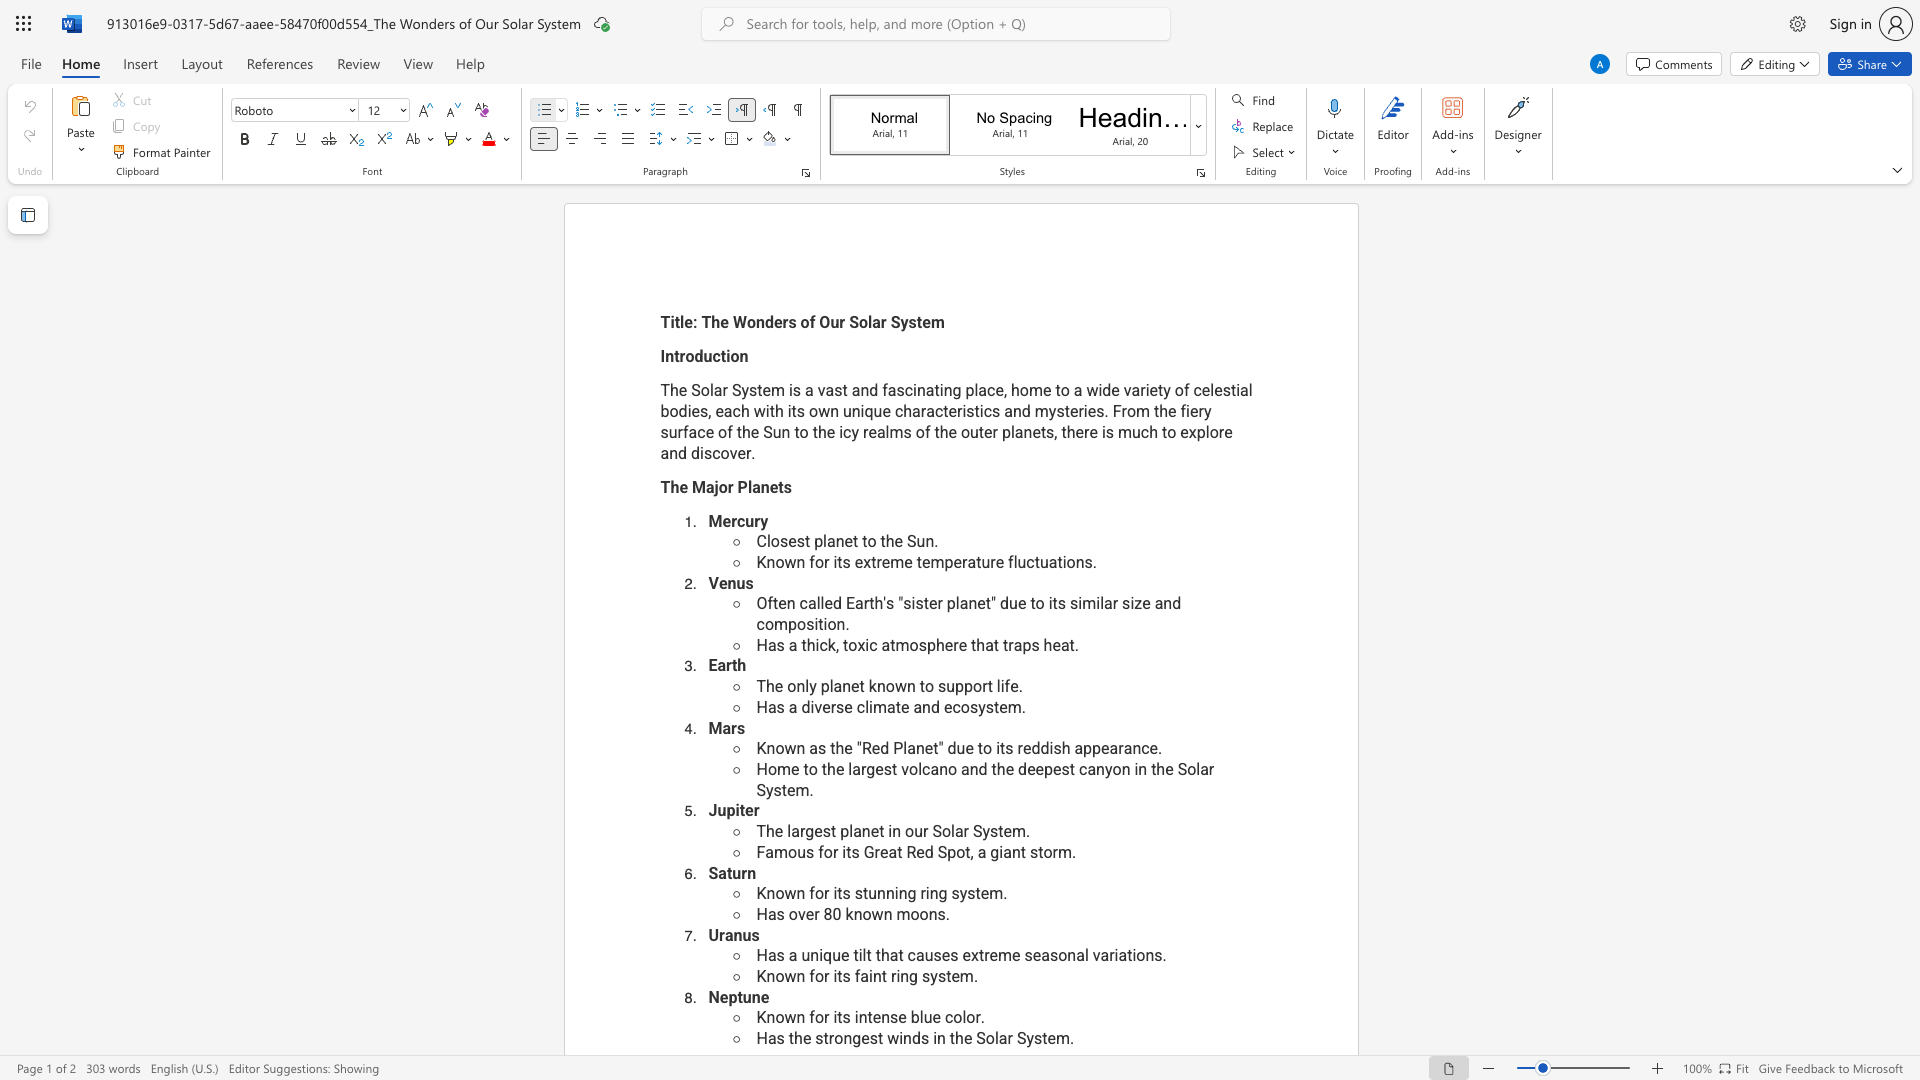  What do you see at coordinates (794, 892) in the screenshot?
I see `the space between the continuous character "w" and "n" in the text` at bounding box center [794, 892].